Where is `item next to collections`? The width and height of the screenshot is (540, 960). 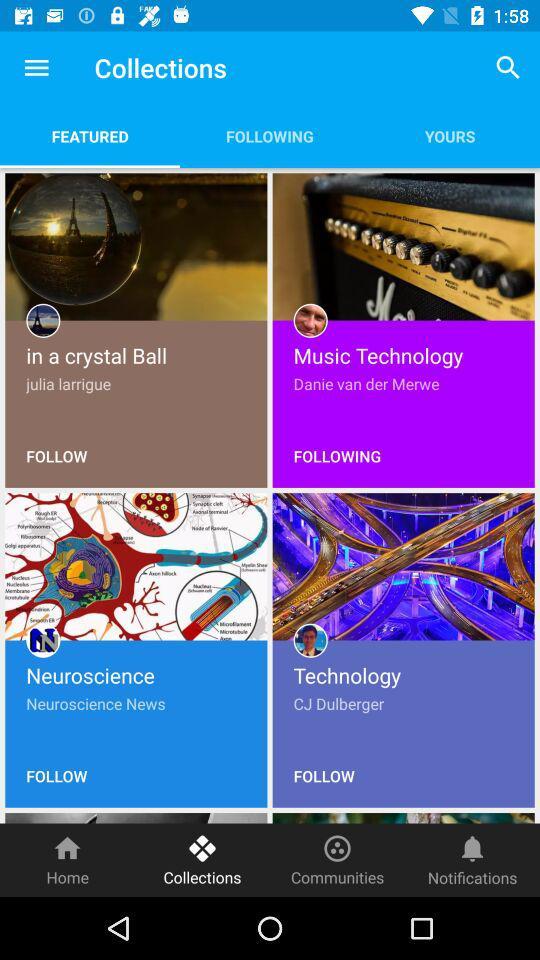
item next to collections is located at coordinates (337, 859).